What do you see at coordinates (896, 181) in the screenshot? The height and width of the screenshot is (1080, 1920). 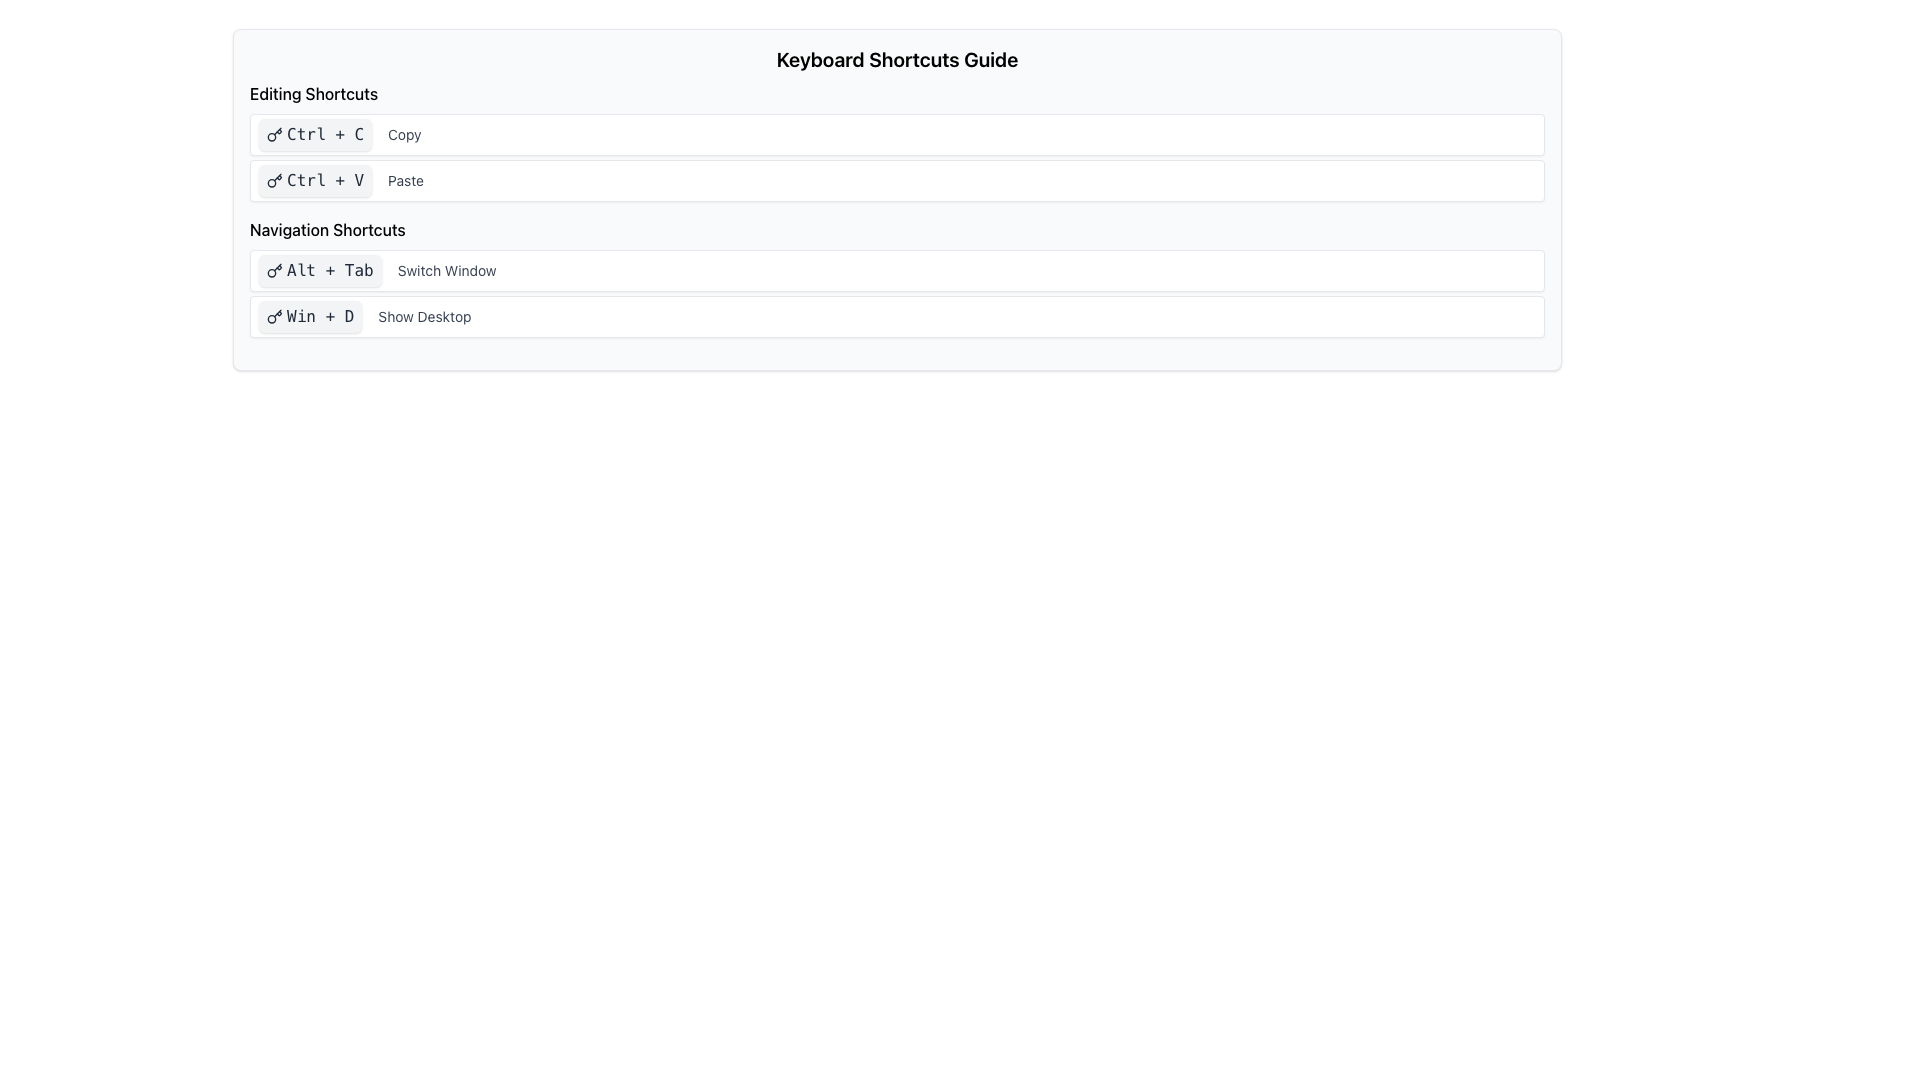 I see `the list item that represents the keyboard shortcut for pasting, displaying 'Ctrl + V' and the description 'Paste'` at bounding box center [896, 181].